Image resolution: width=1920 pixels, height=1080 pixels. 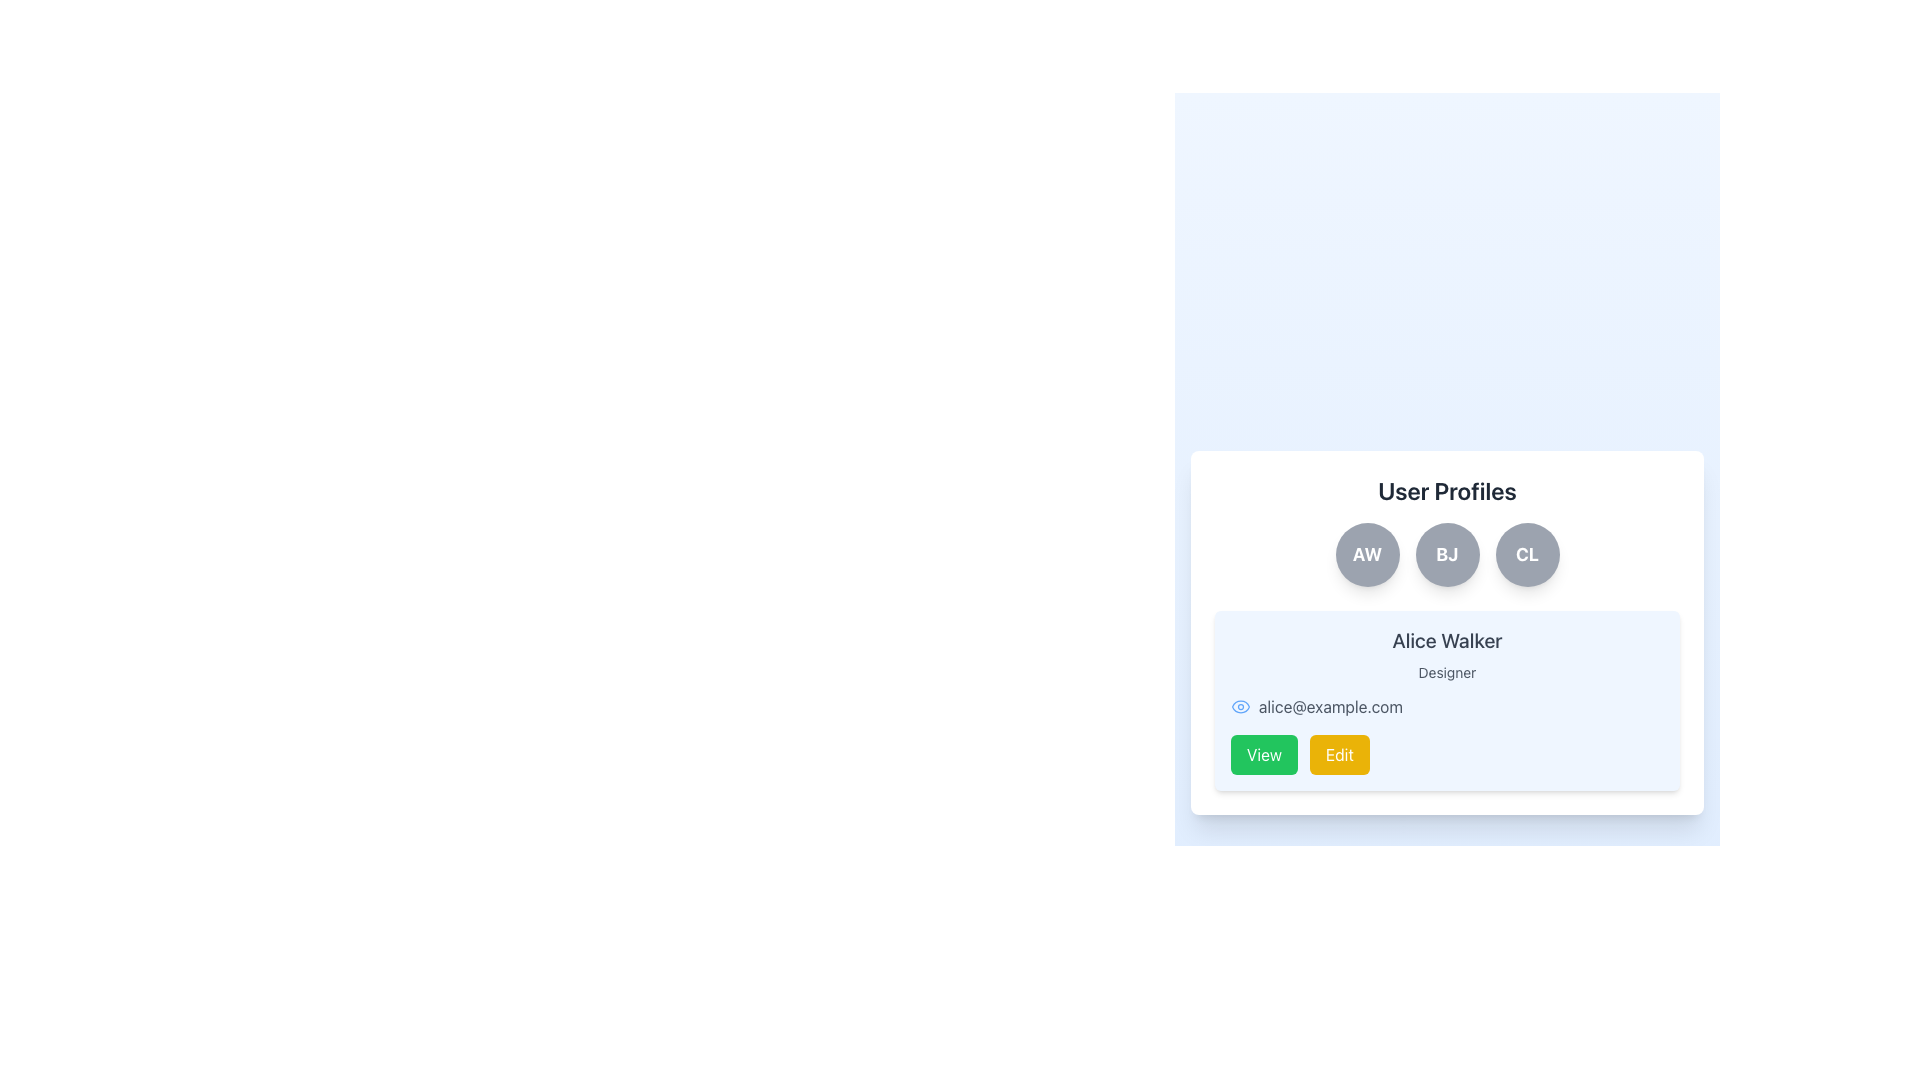 What do you see at coordinates (1330, 705) in the screenshot?
I see `the email address text element located to the right of the small blue eye icon, which displays the user's email for informational purposes` at bounding box center [1330, 705].